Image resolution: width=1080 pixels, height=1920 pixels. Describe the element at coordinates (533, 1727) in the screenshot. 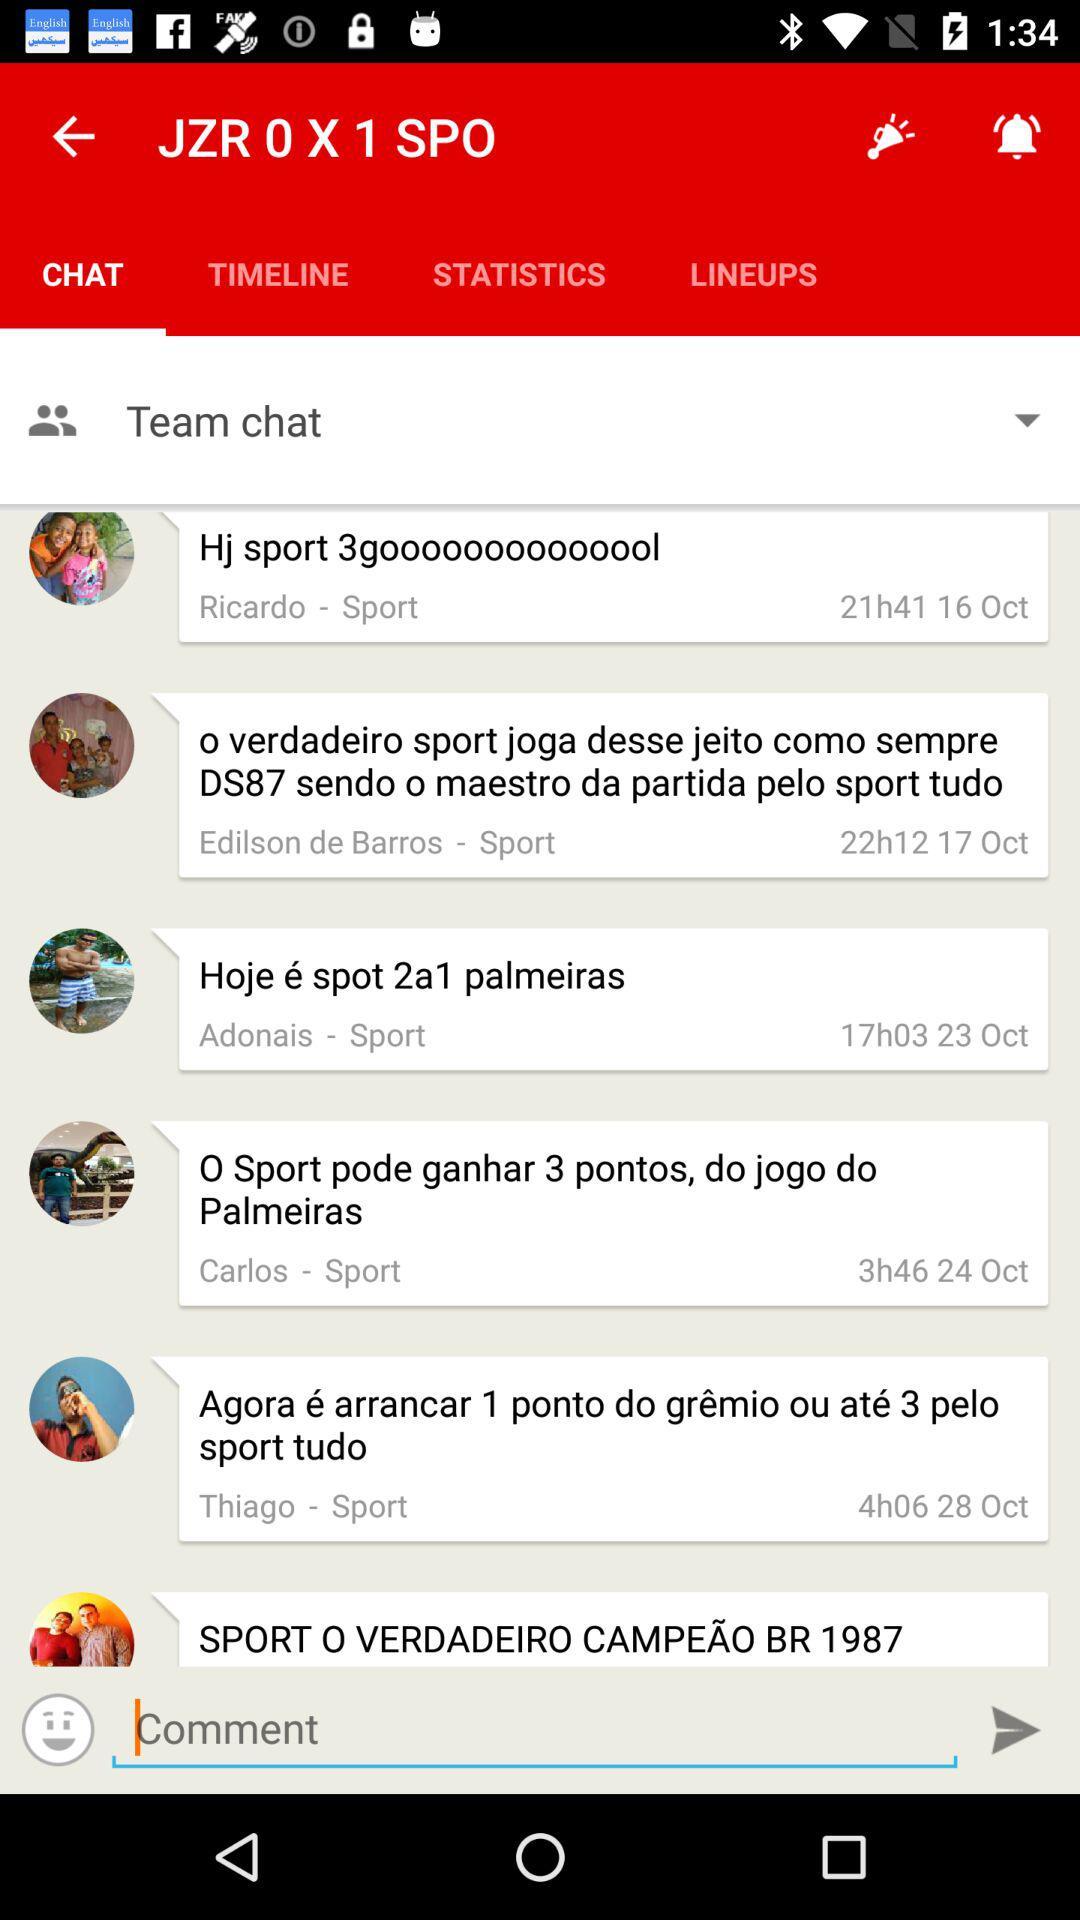

I see `comment icon` at that location.